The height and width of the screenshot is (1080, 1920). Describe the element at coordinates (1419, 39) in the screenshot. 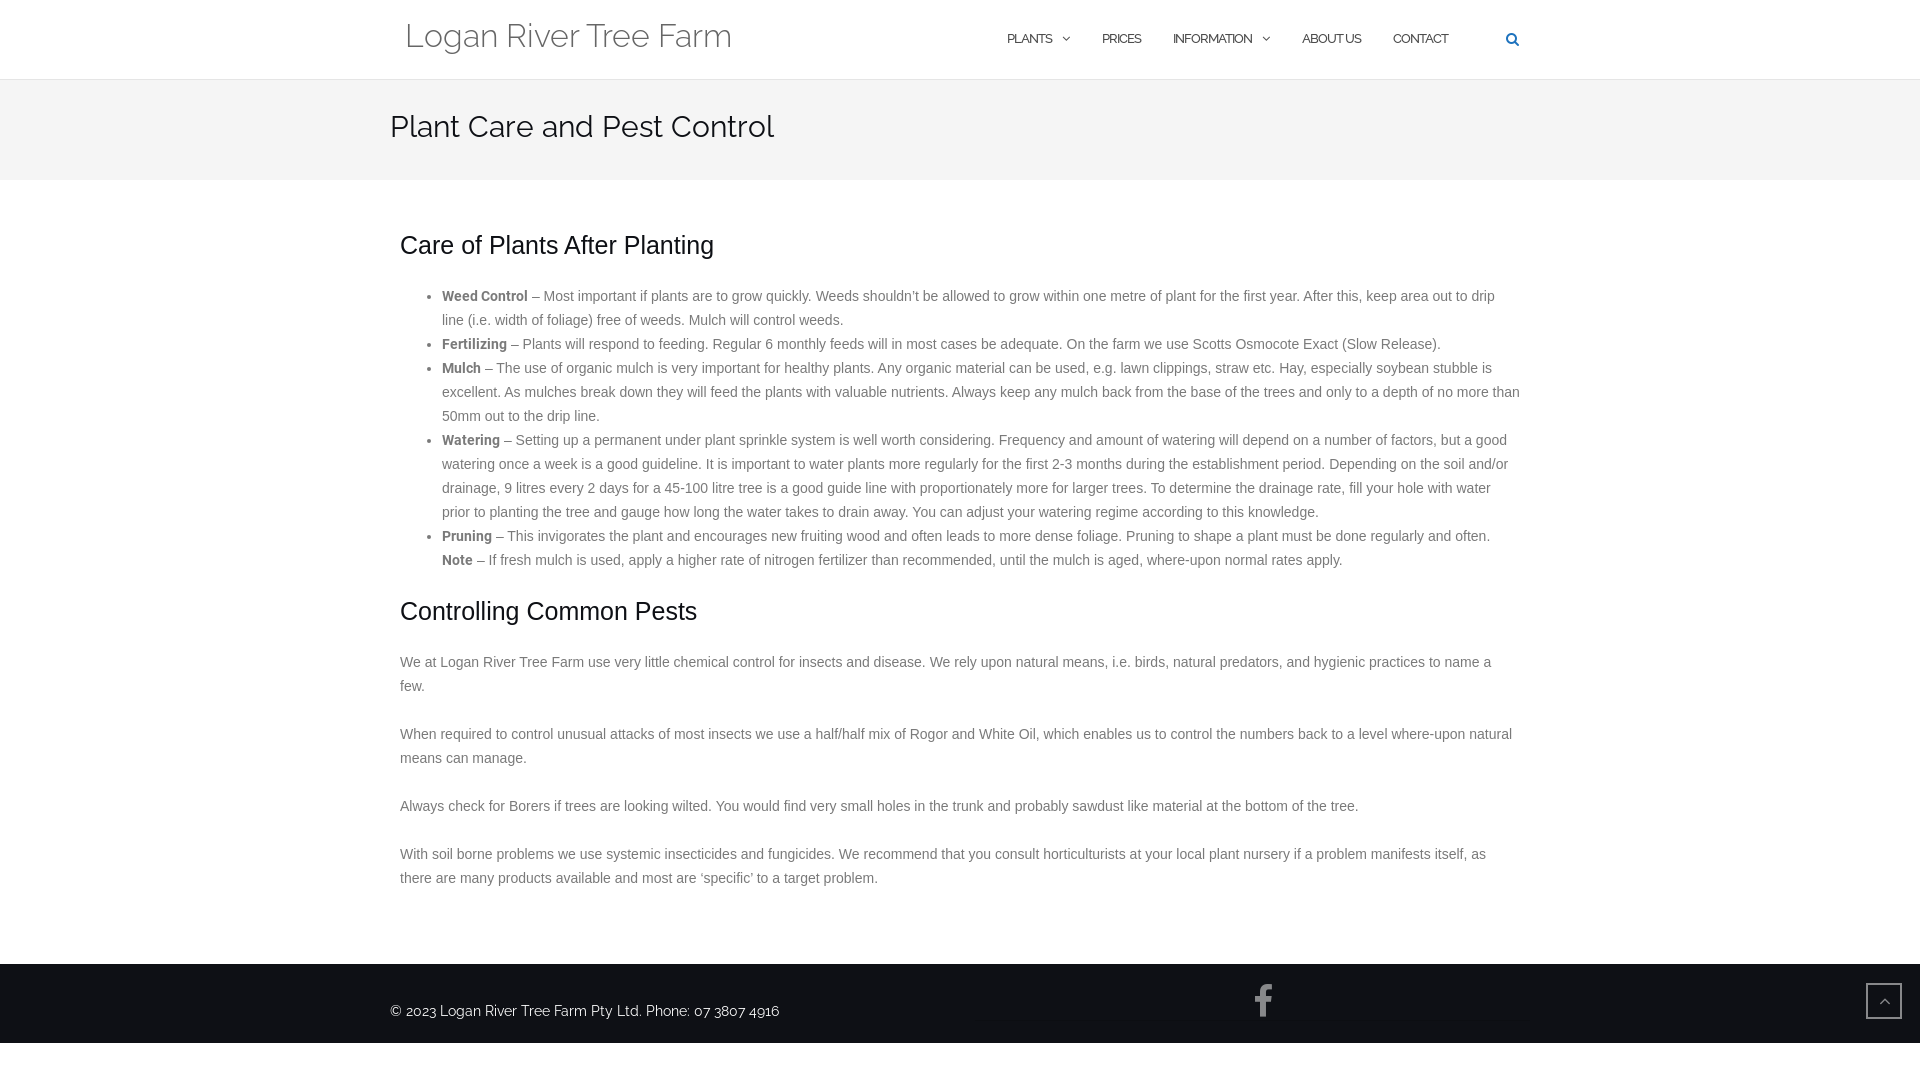

I see `'CONTACT'` at that location.